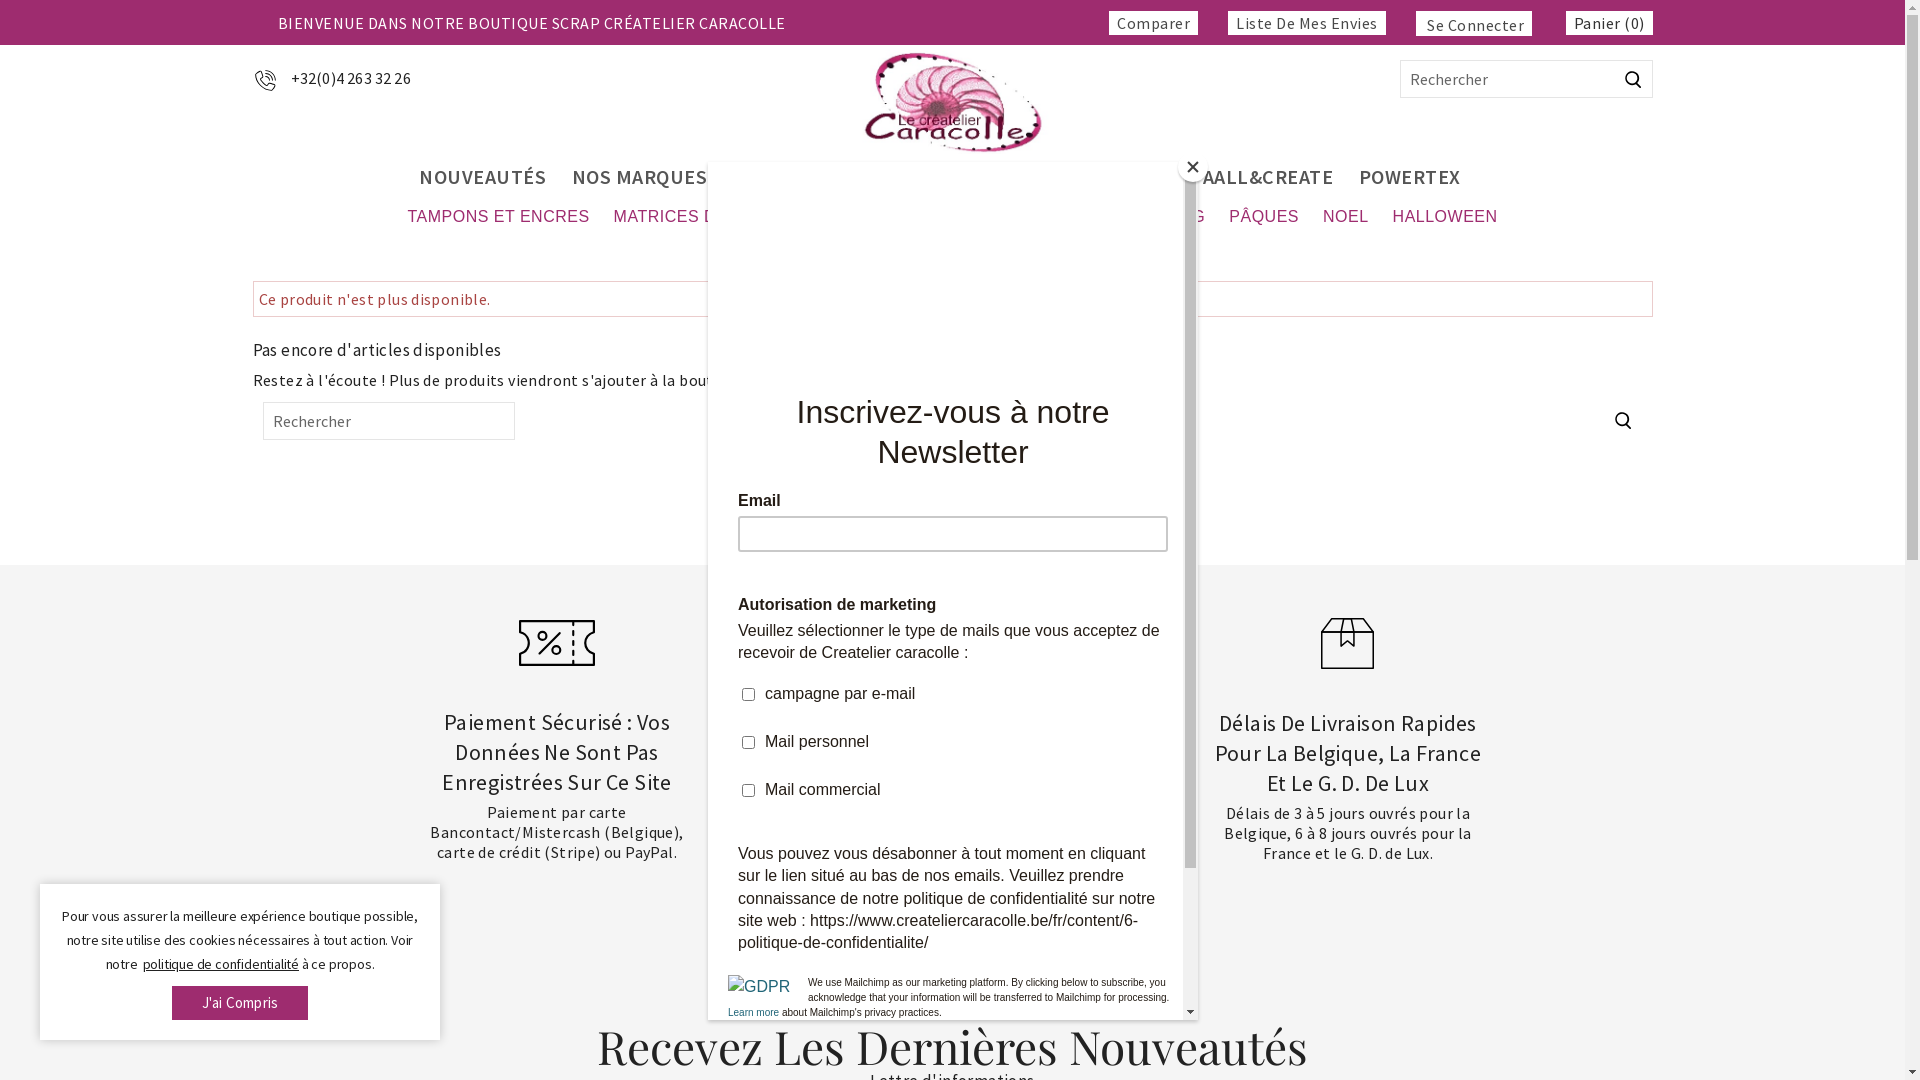 This screenshot has width=1920, height=1080. What do you see at coordinates (1409, 176) in the screenshot?
I see `'POWERTEX'` at bounding box center [1409, 176].